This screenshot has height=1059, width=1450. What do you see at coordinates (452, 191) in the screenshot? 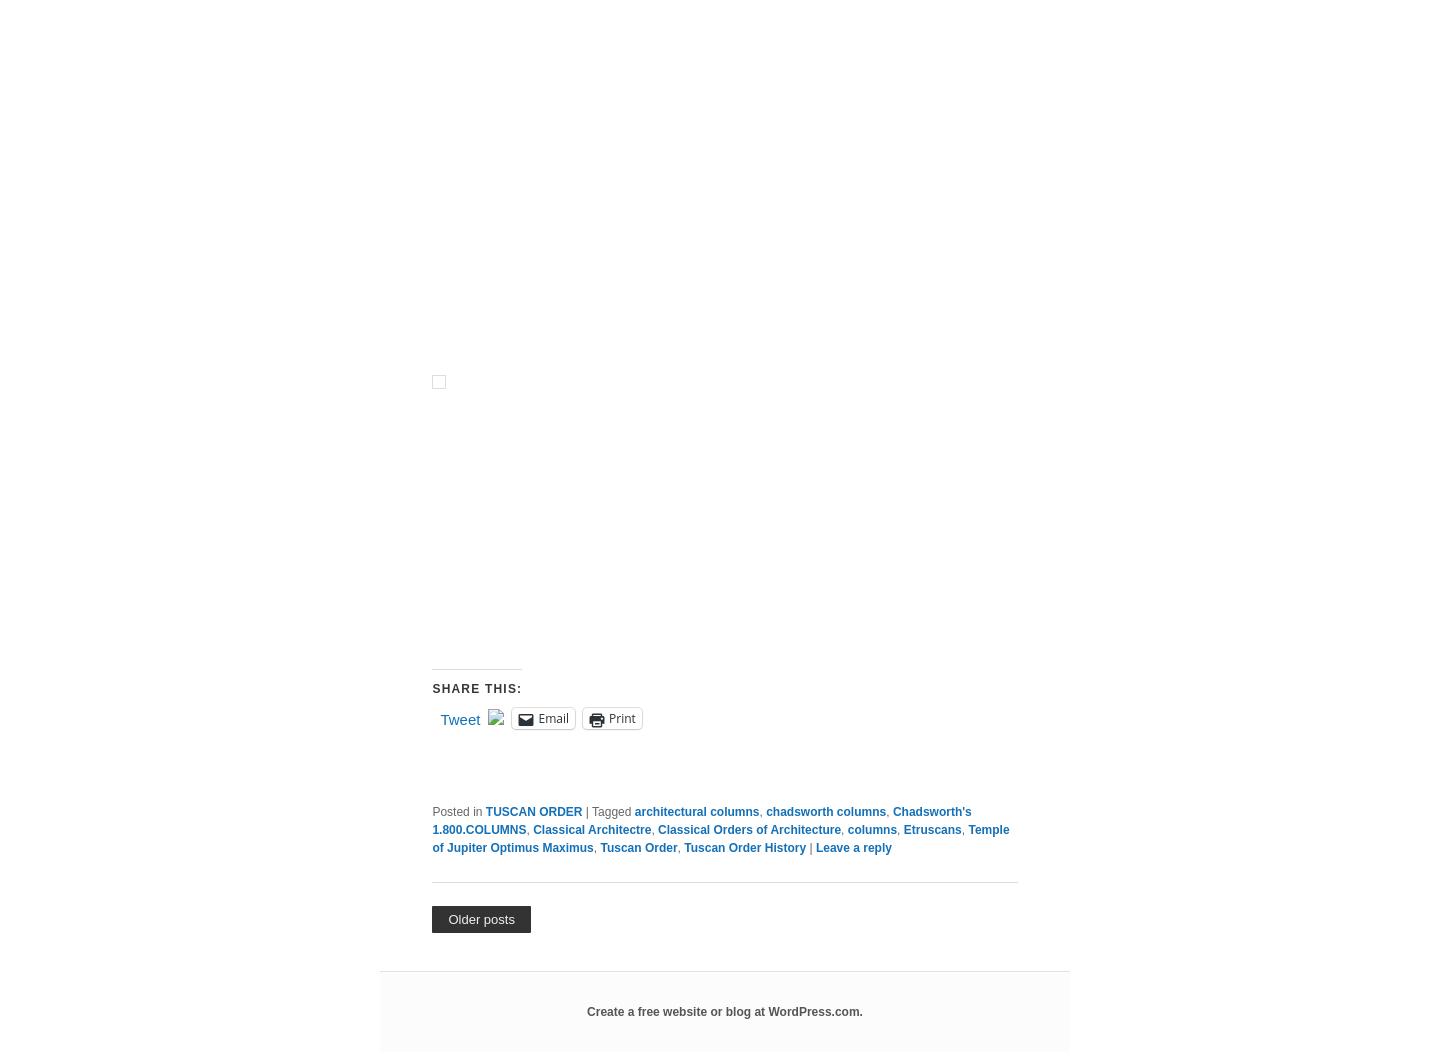
I see `'PLATES'` at bounding box center [452, 191].